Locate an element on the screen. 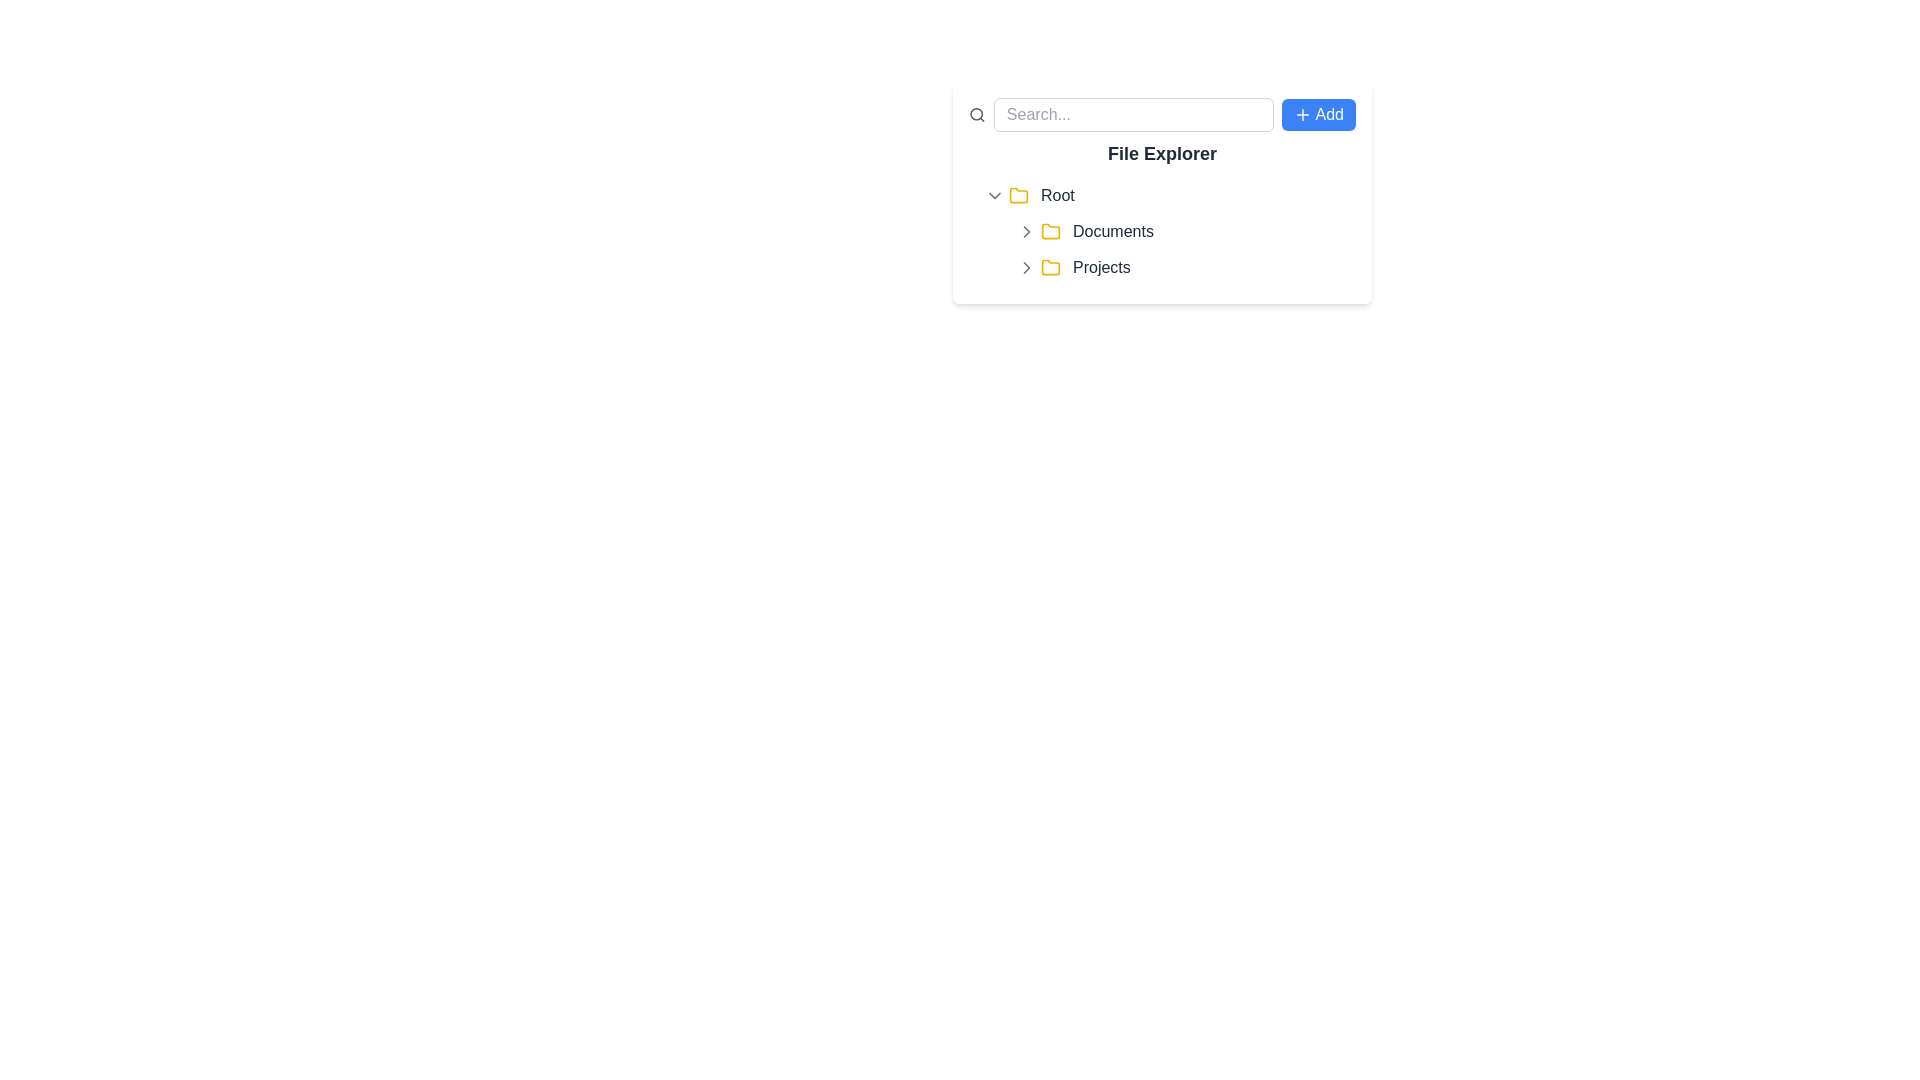 Image resolution: width=1920 pixels, height=1080 pixels. the 'Root' label, which is styled with medium gray font and medium boldness, to understand the folder context is located at coordinates (1056, 196).